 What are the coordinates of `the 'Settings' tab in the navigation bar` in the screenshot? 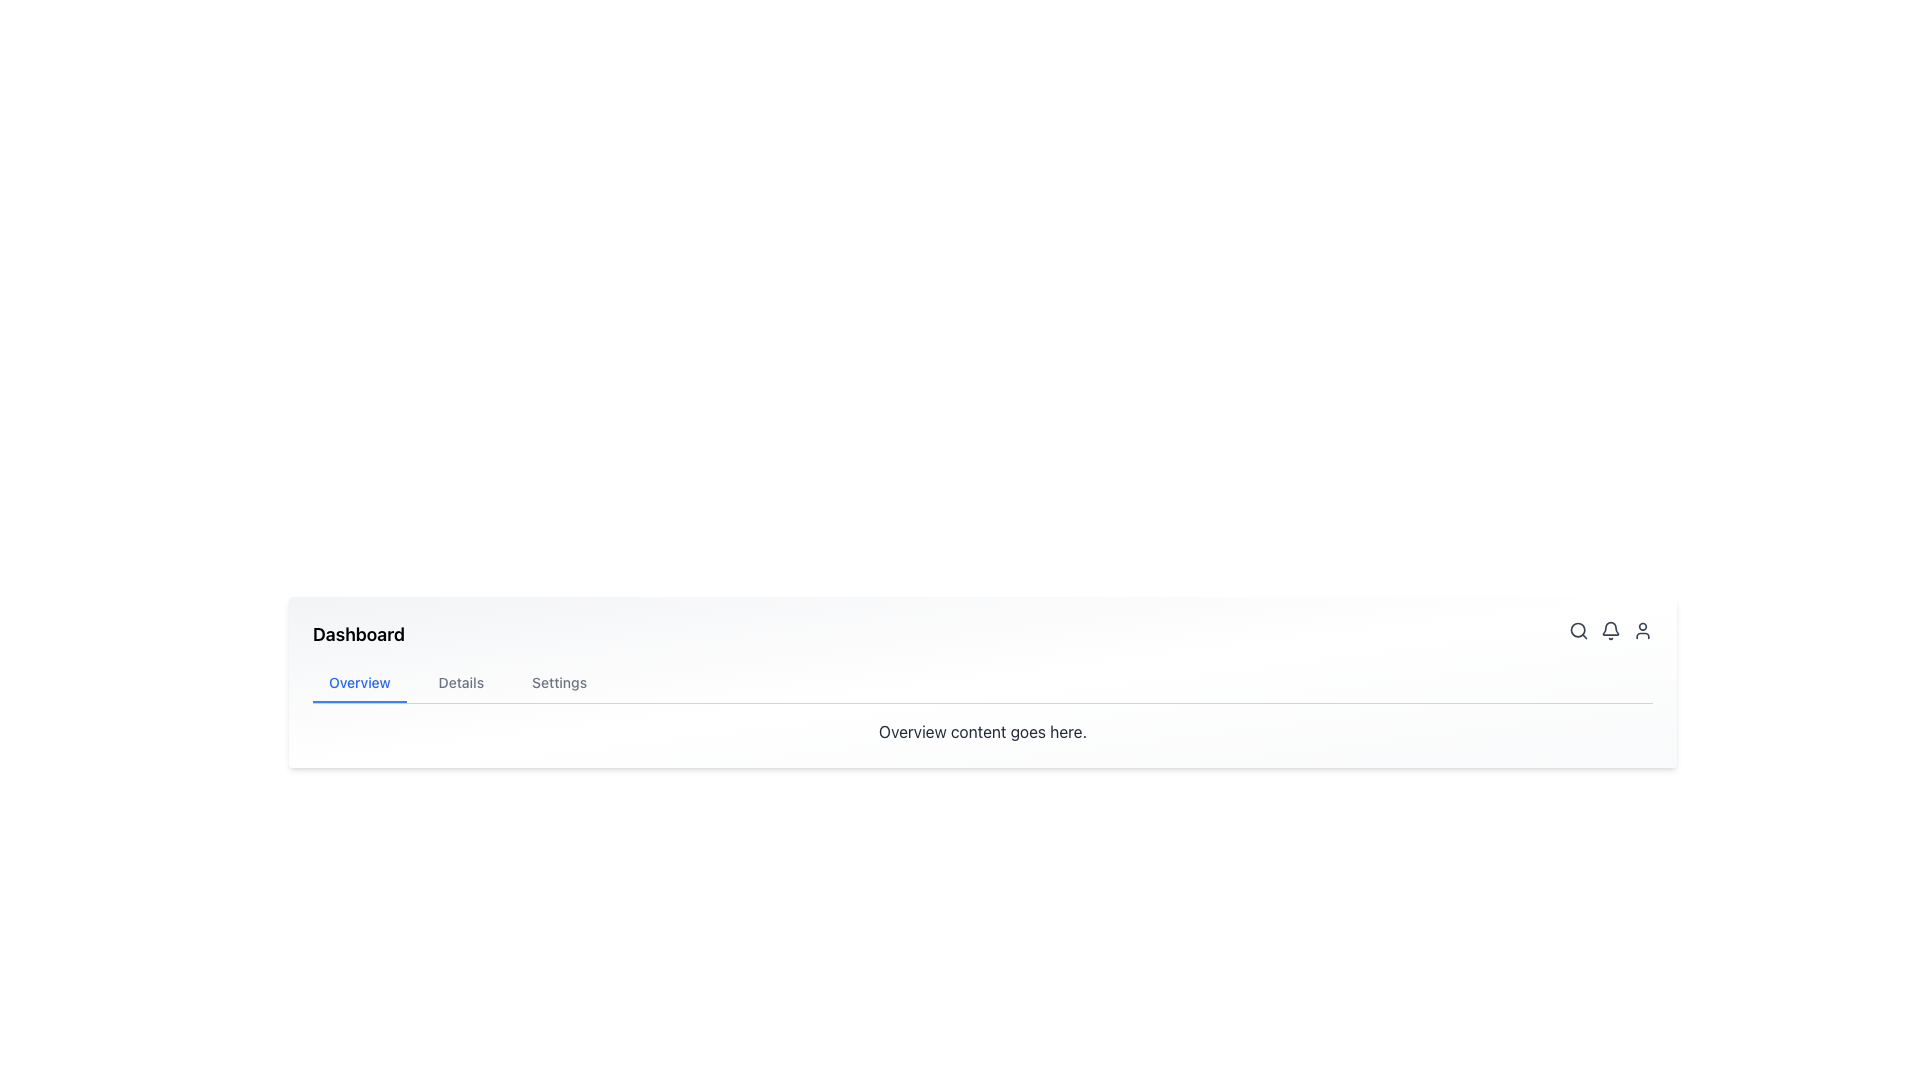 It's located at (559, 682).